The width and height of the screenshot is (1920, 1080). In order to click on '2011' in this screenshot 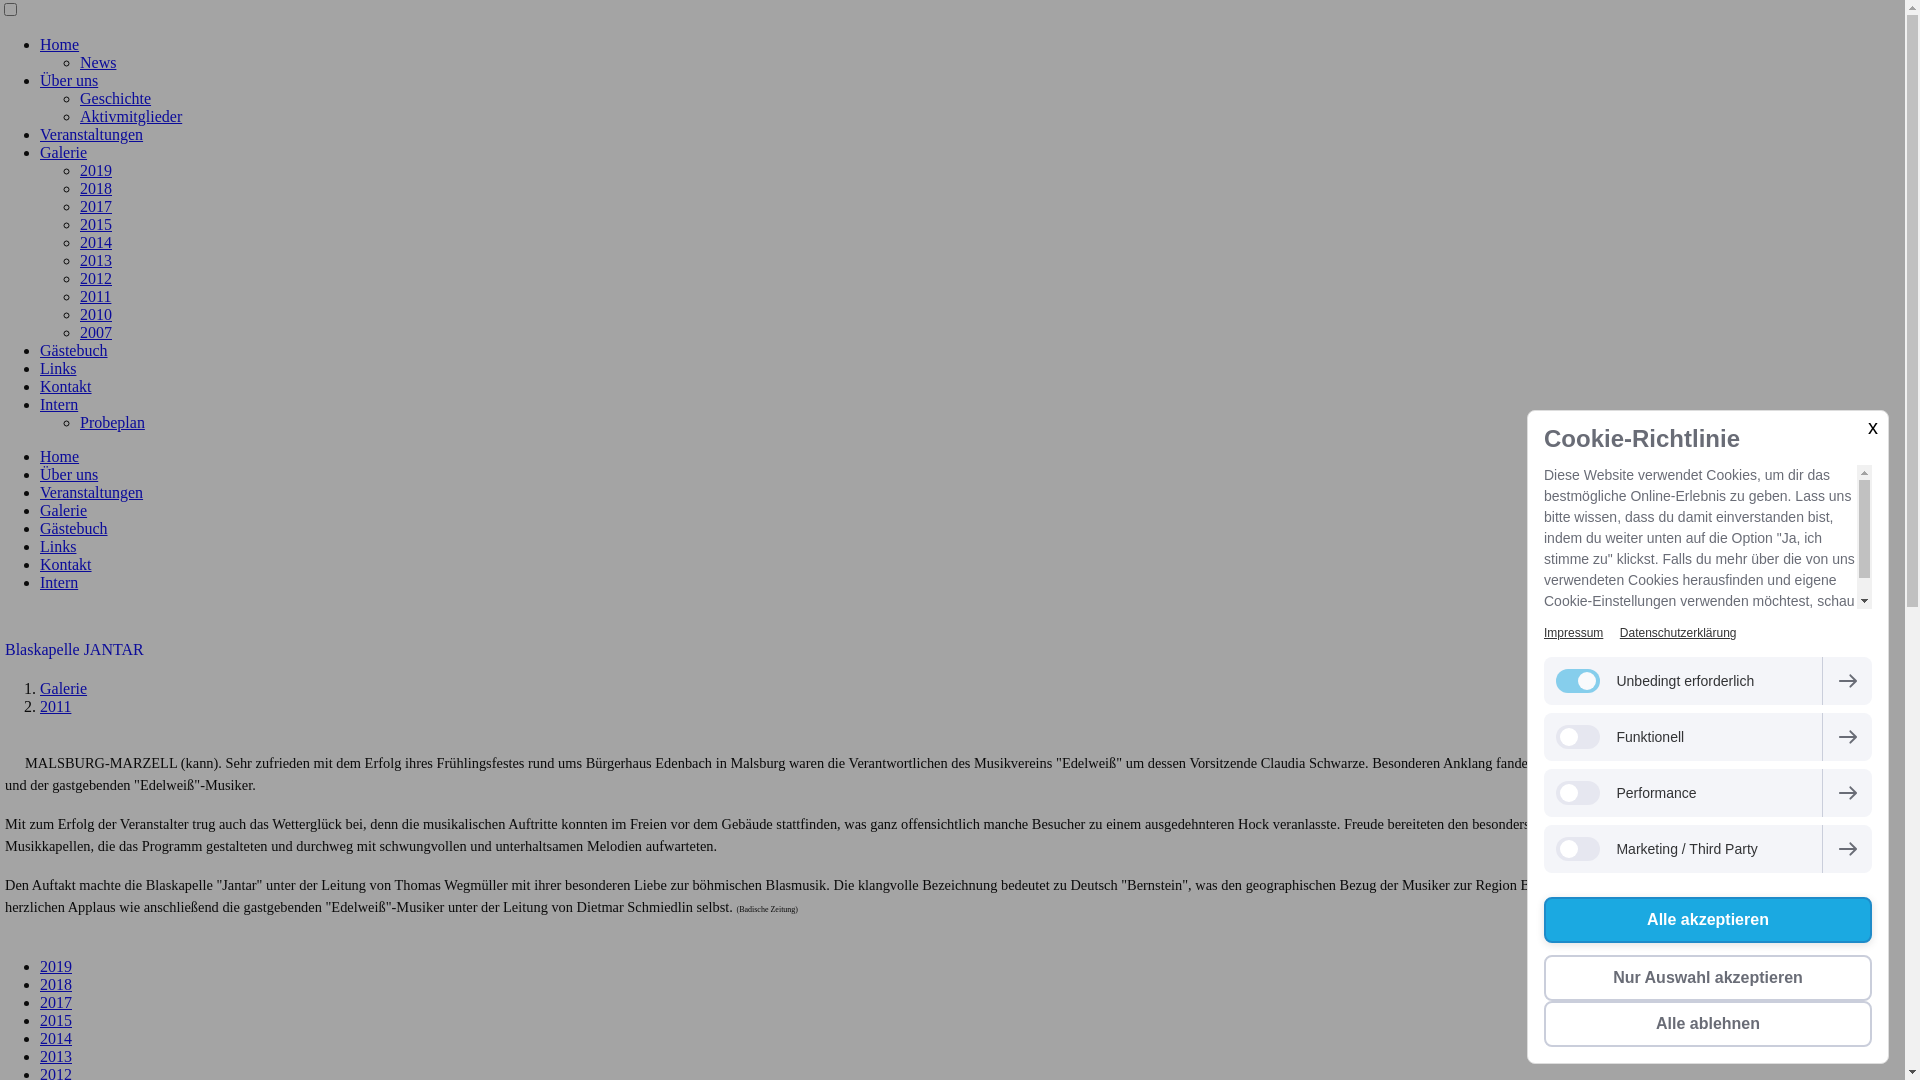, I will do `click(94, 296)`.